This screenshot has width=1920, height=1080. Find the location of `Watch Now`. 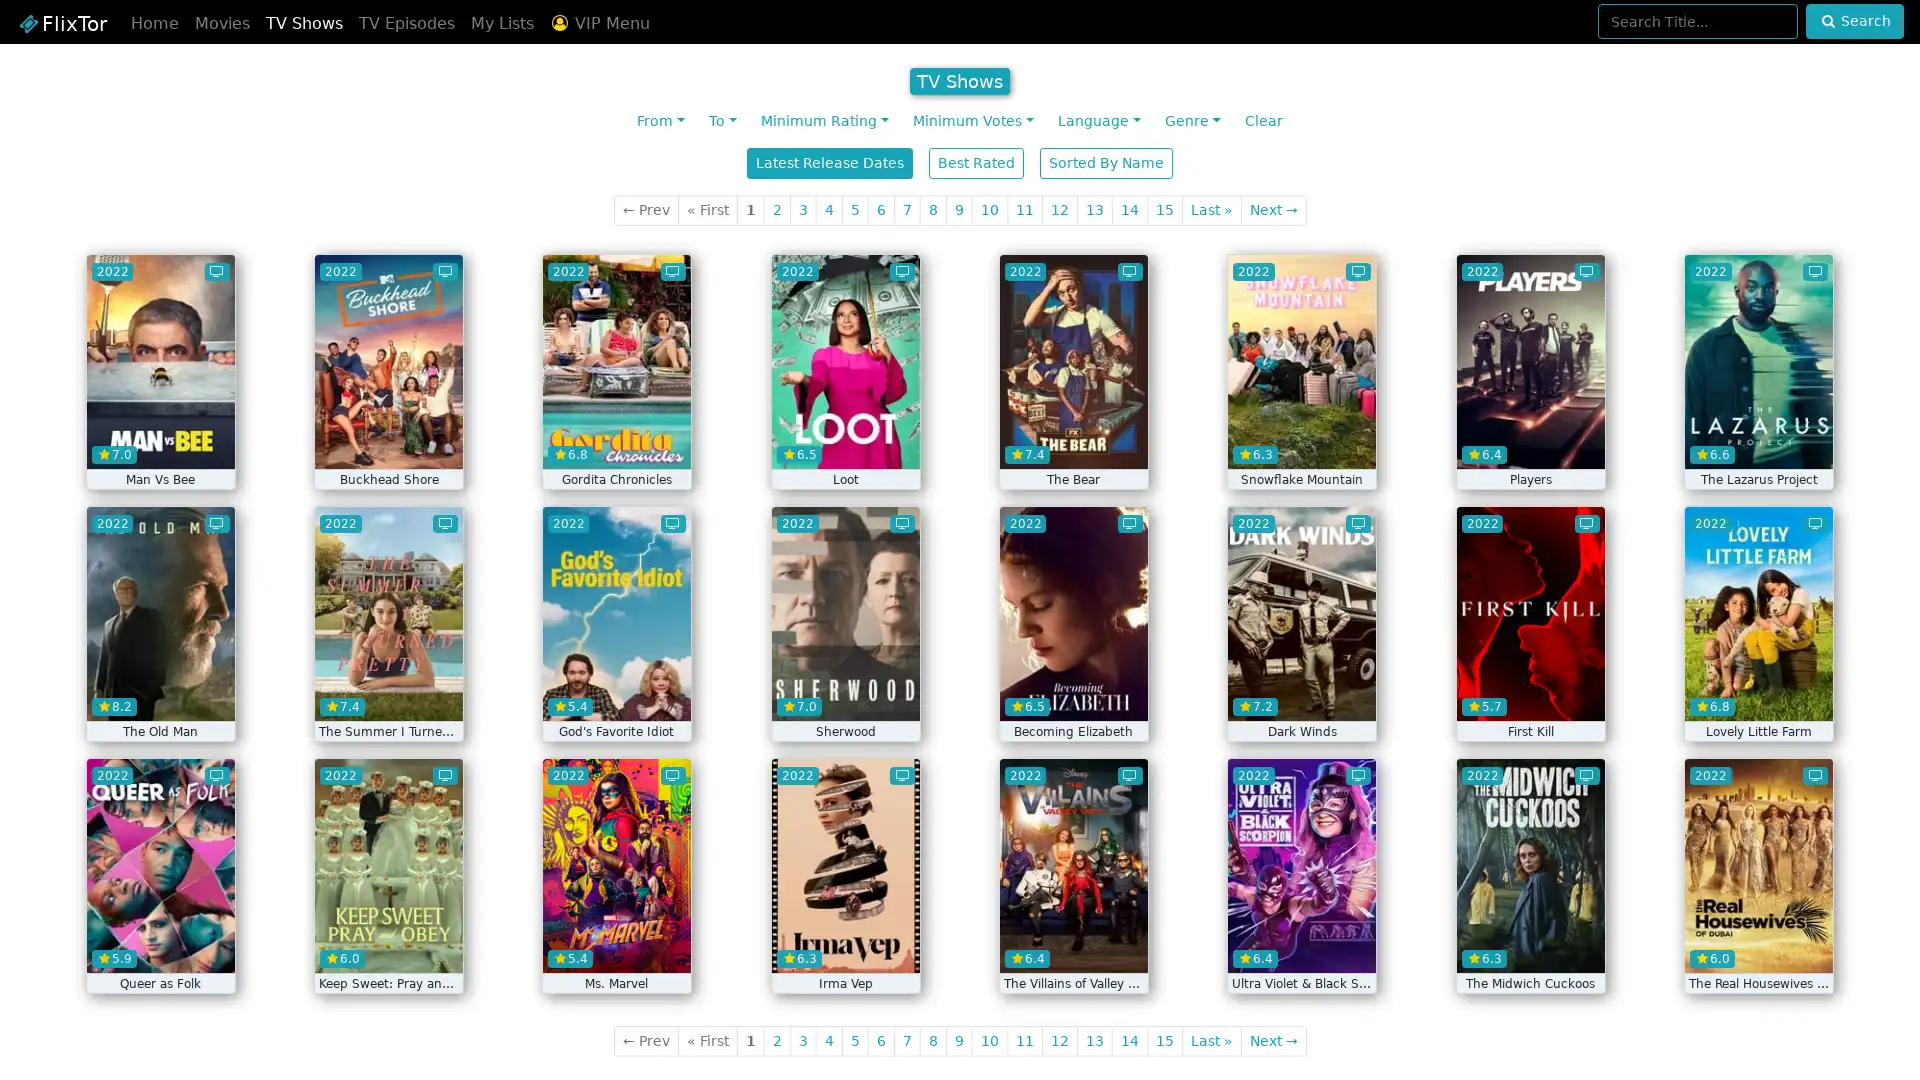

Watch Now is located at coordinates (1072, 438).